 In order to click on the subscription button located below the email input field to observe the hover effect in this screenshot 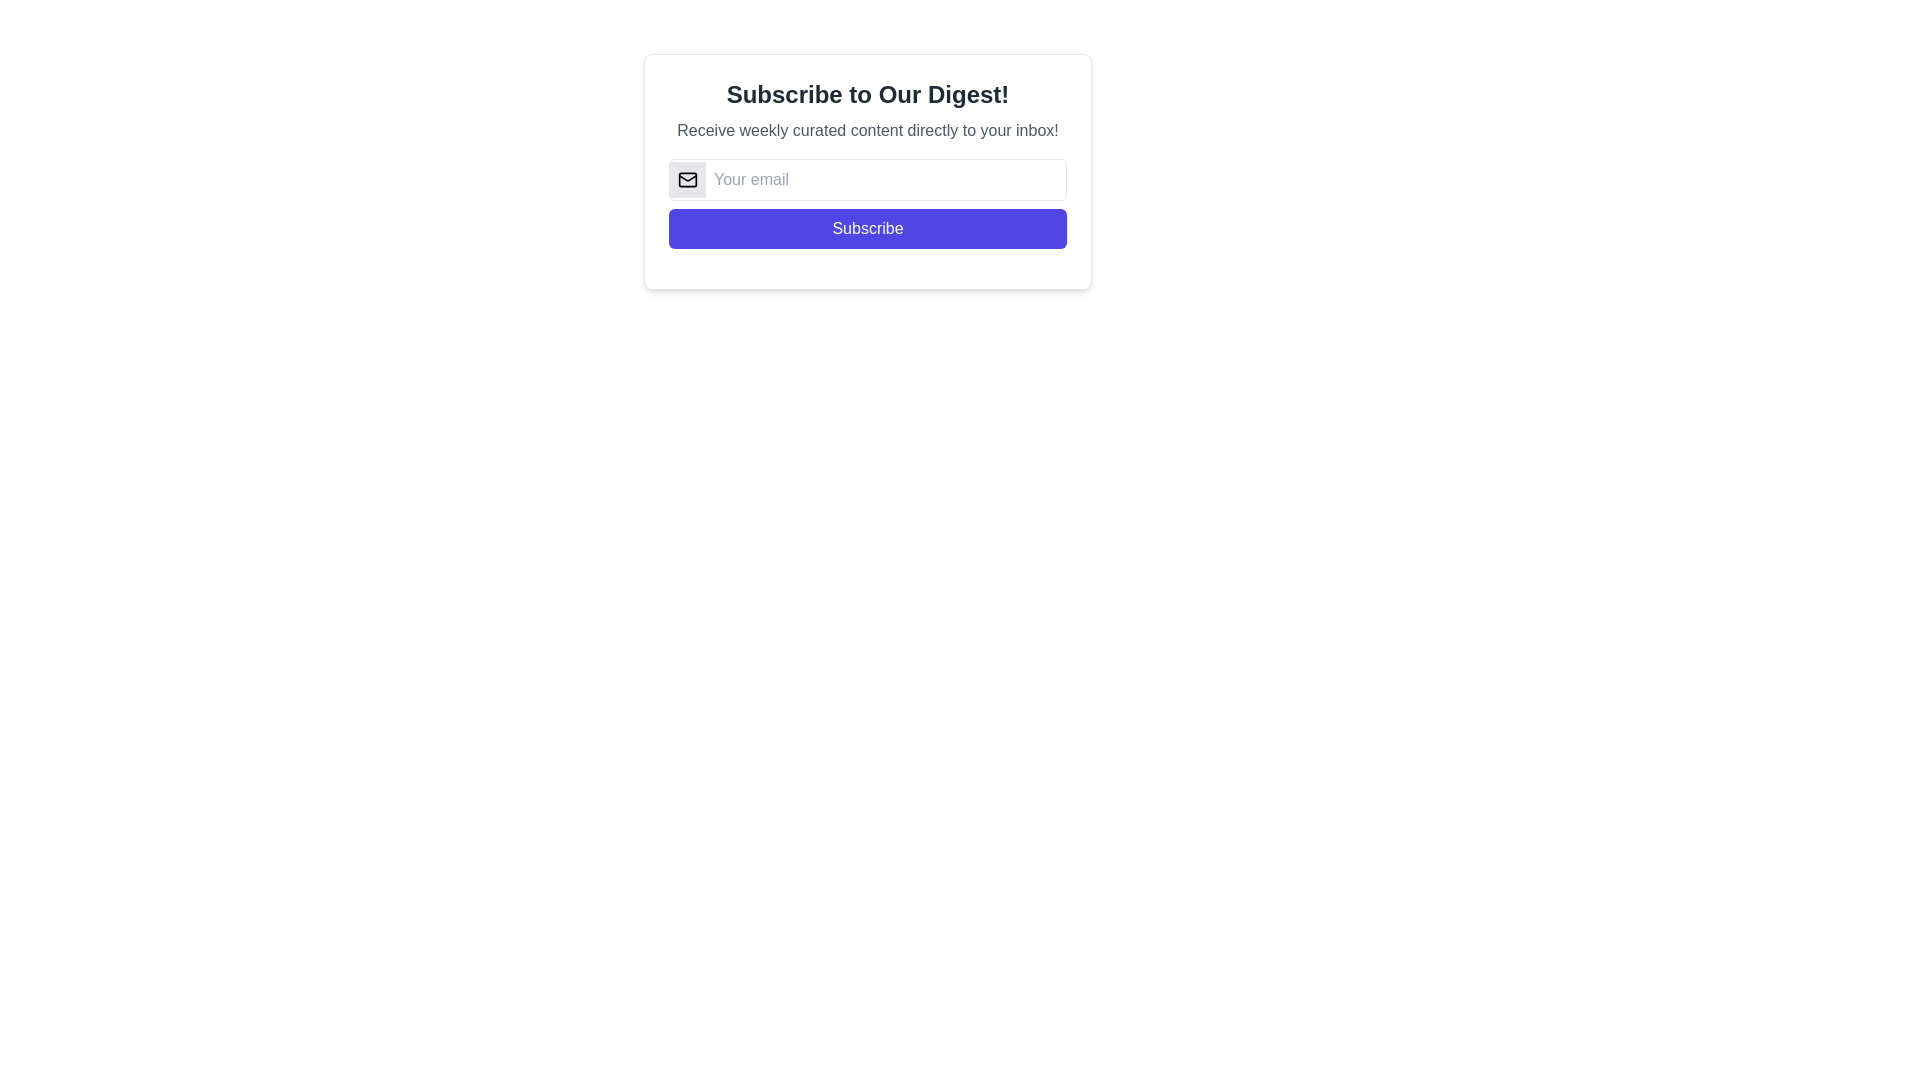, I will do `click(868, 227)`.